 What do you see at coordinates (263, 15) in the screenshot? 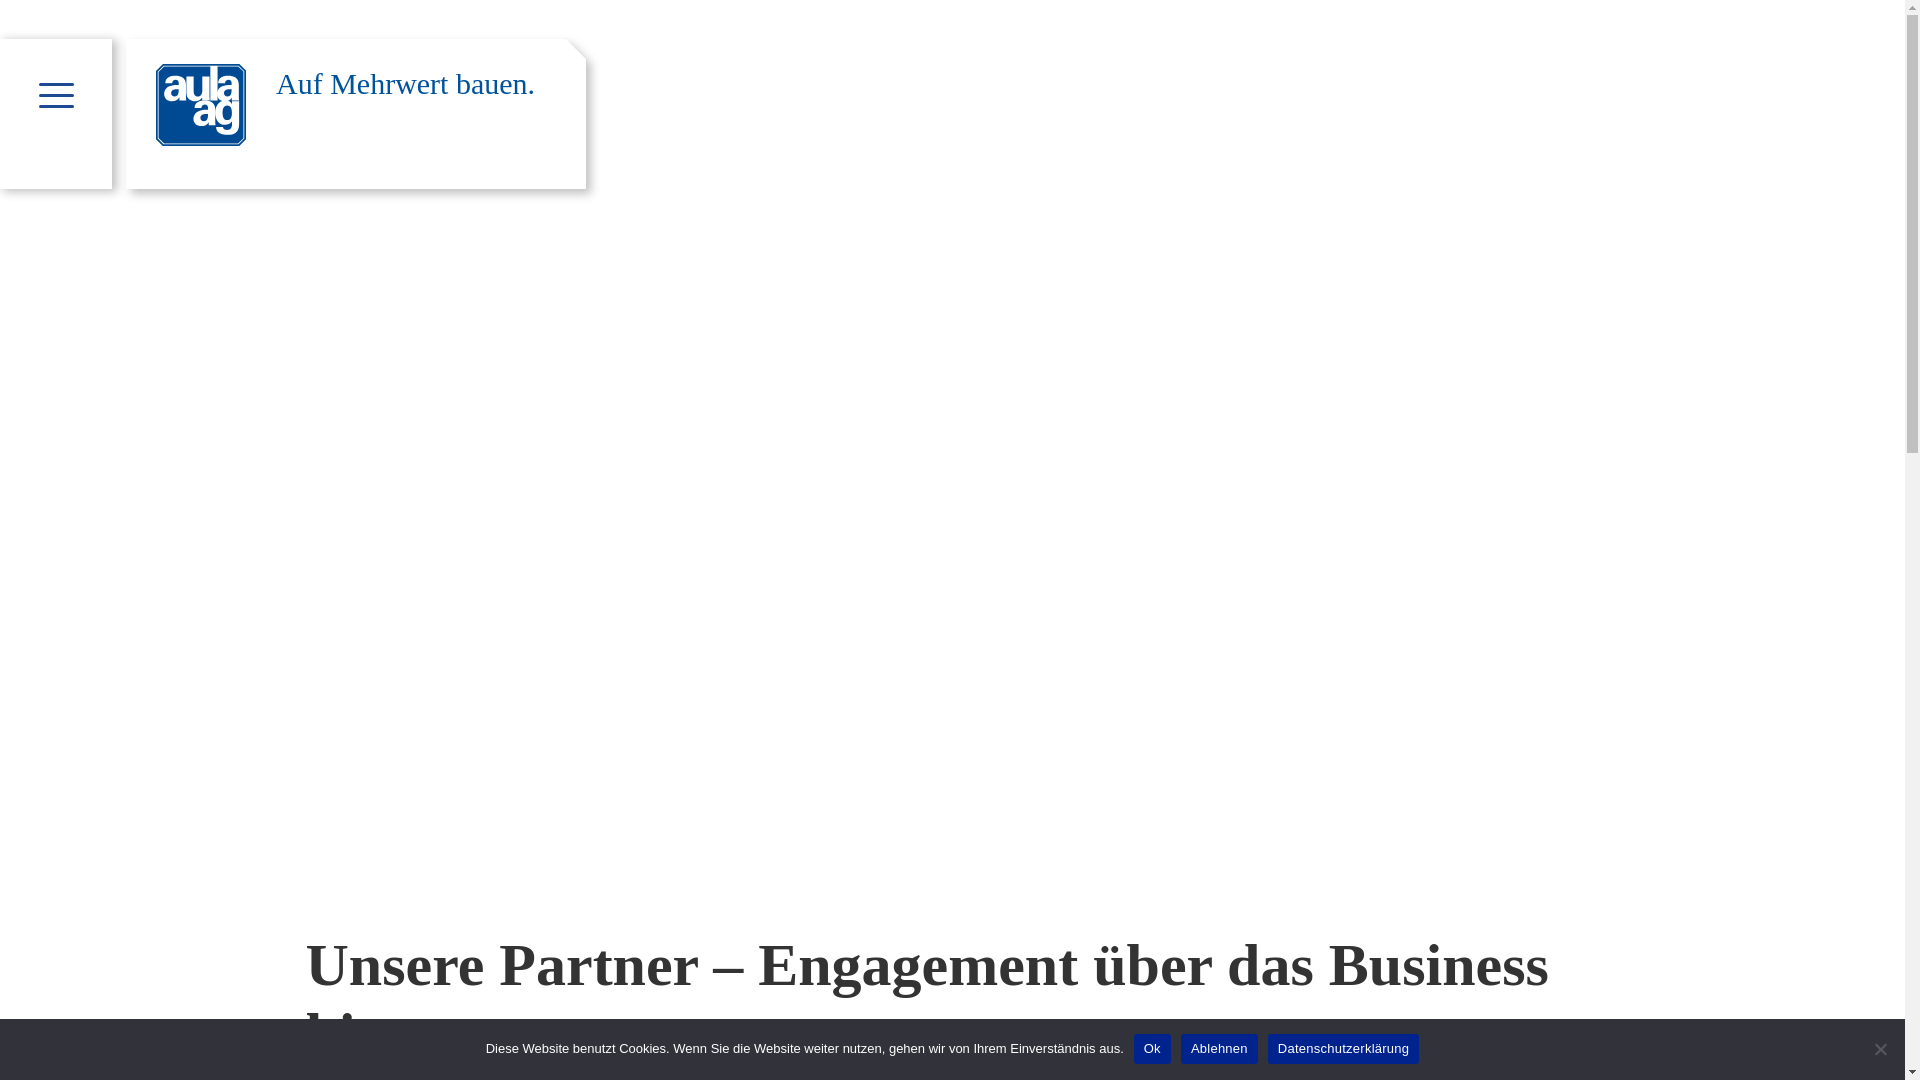
I see `'Suche'` at bounding box center [263, 15].